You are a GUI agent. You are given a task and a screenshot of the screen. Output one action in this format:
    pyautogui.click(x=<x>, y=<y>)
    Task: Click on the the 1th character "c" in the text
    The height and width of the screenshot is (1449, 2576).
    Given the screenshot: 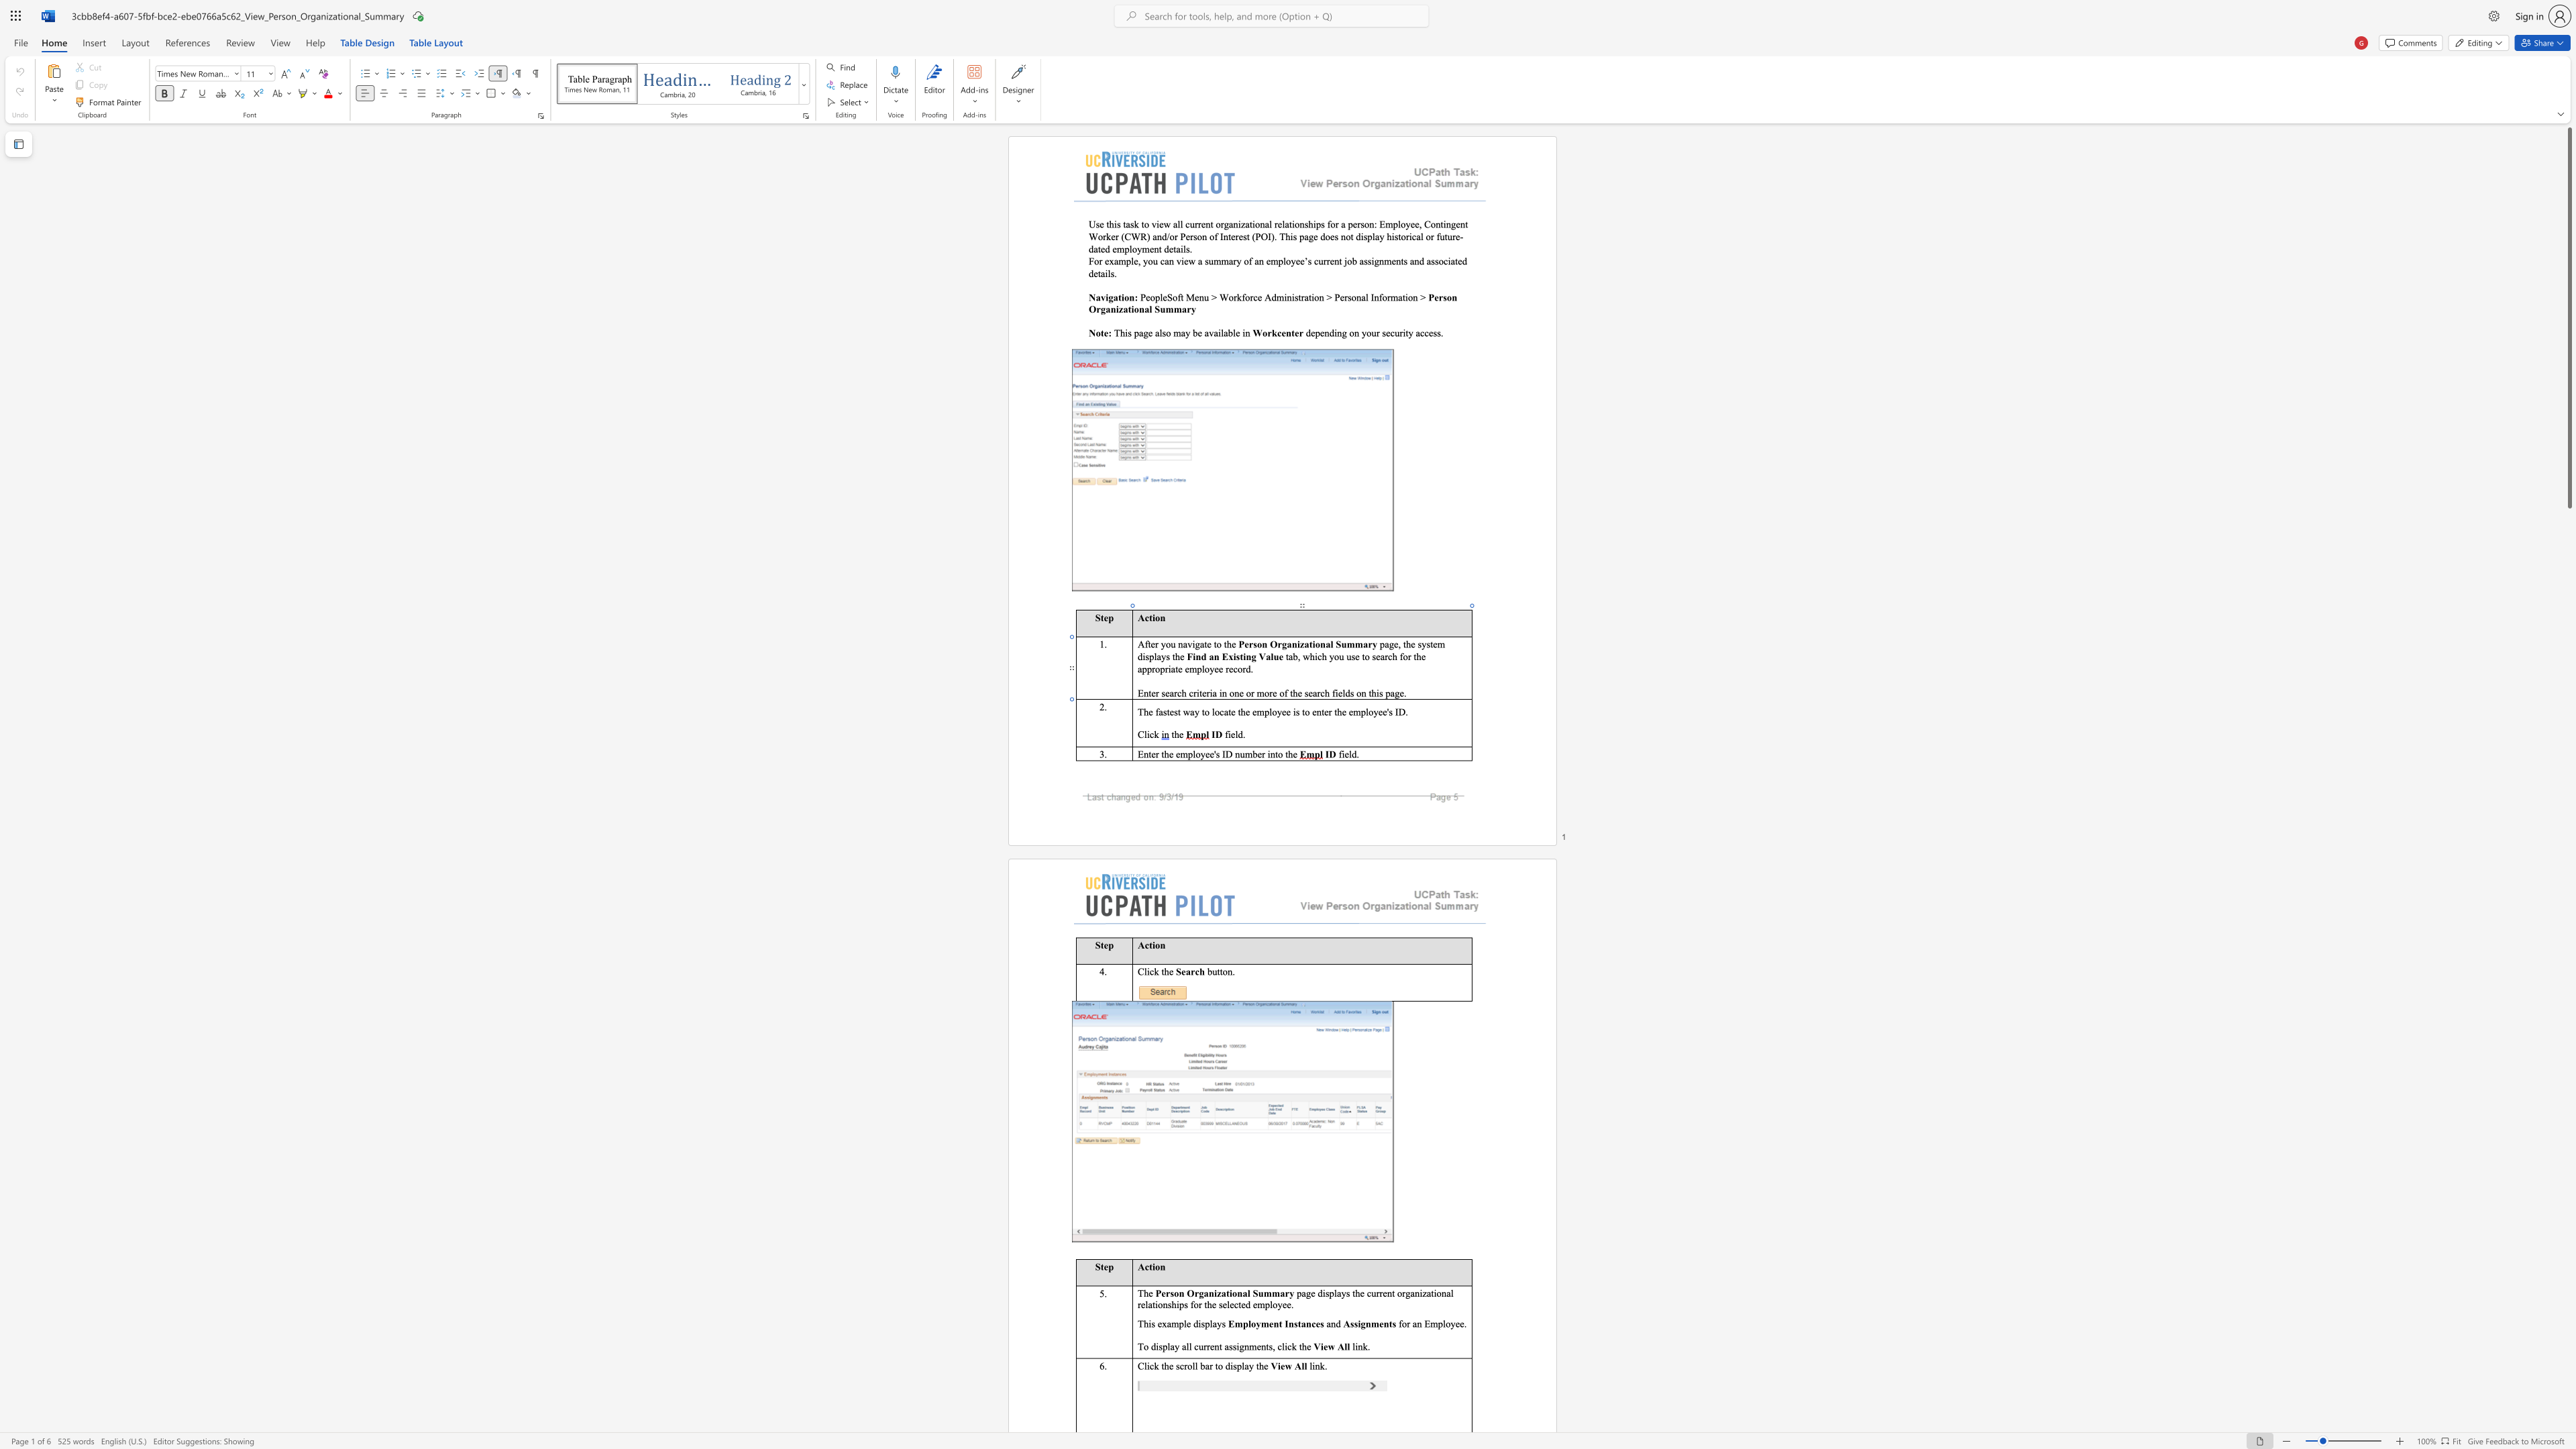 What is the action you would take?
    pyautogui.click(x=1196, y=1346)
    